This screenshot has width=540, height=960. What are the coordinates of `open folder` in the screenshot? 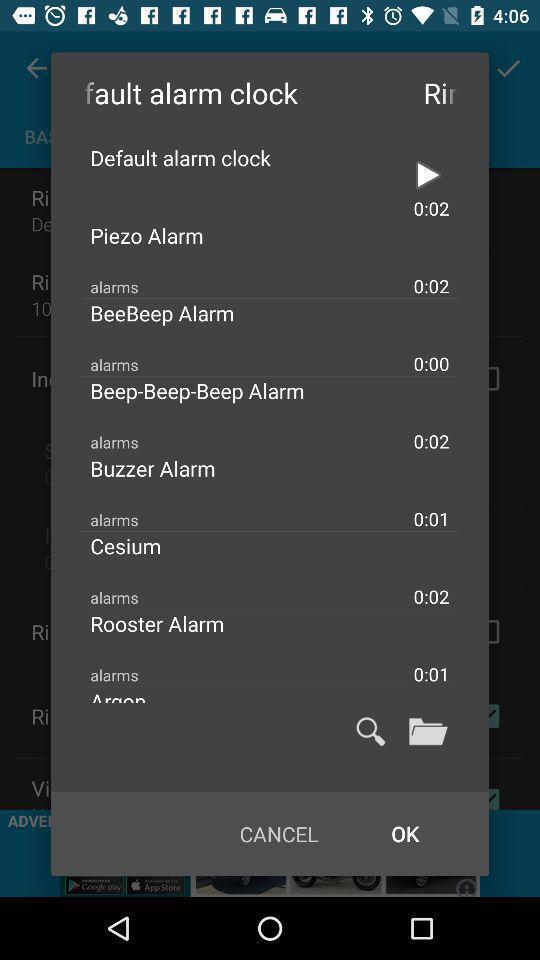 It's located at (427, 730).